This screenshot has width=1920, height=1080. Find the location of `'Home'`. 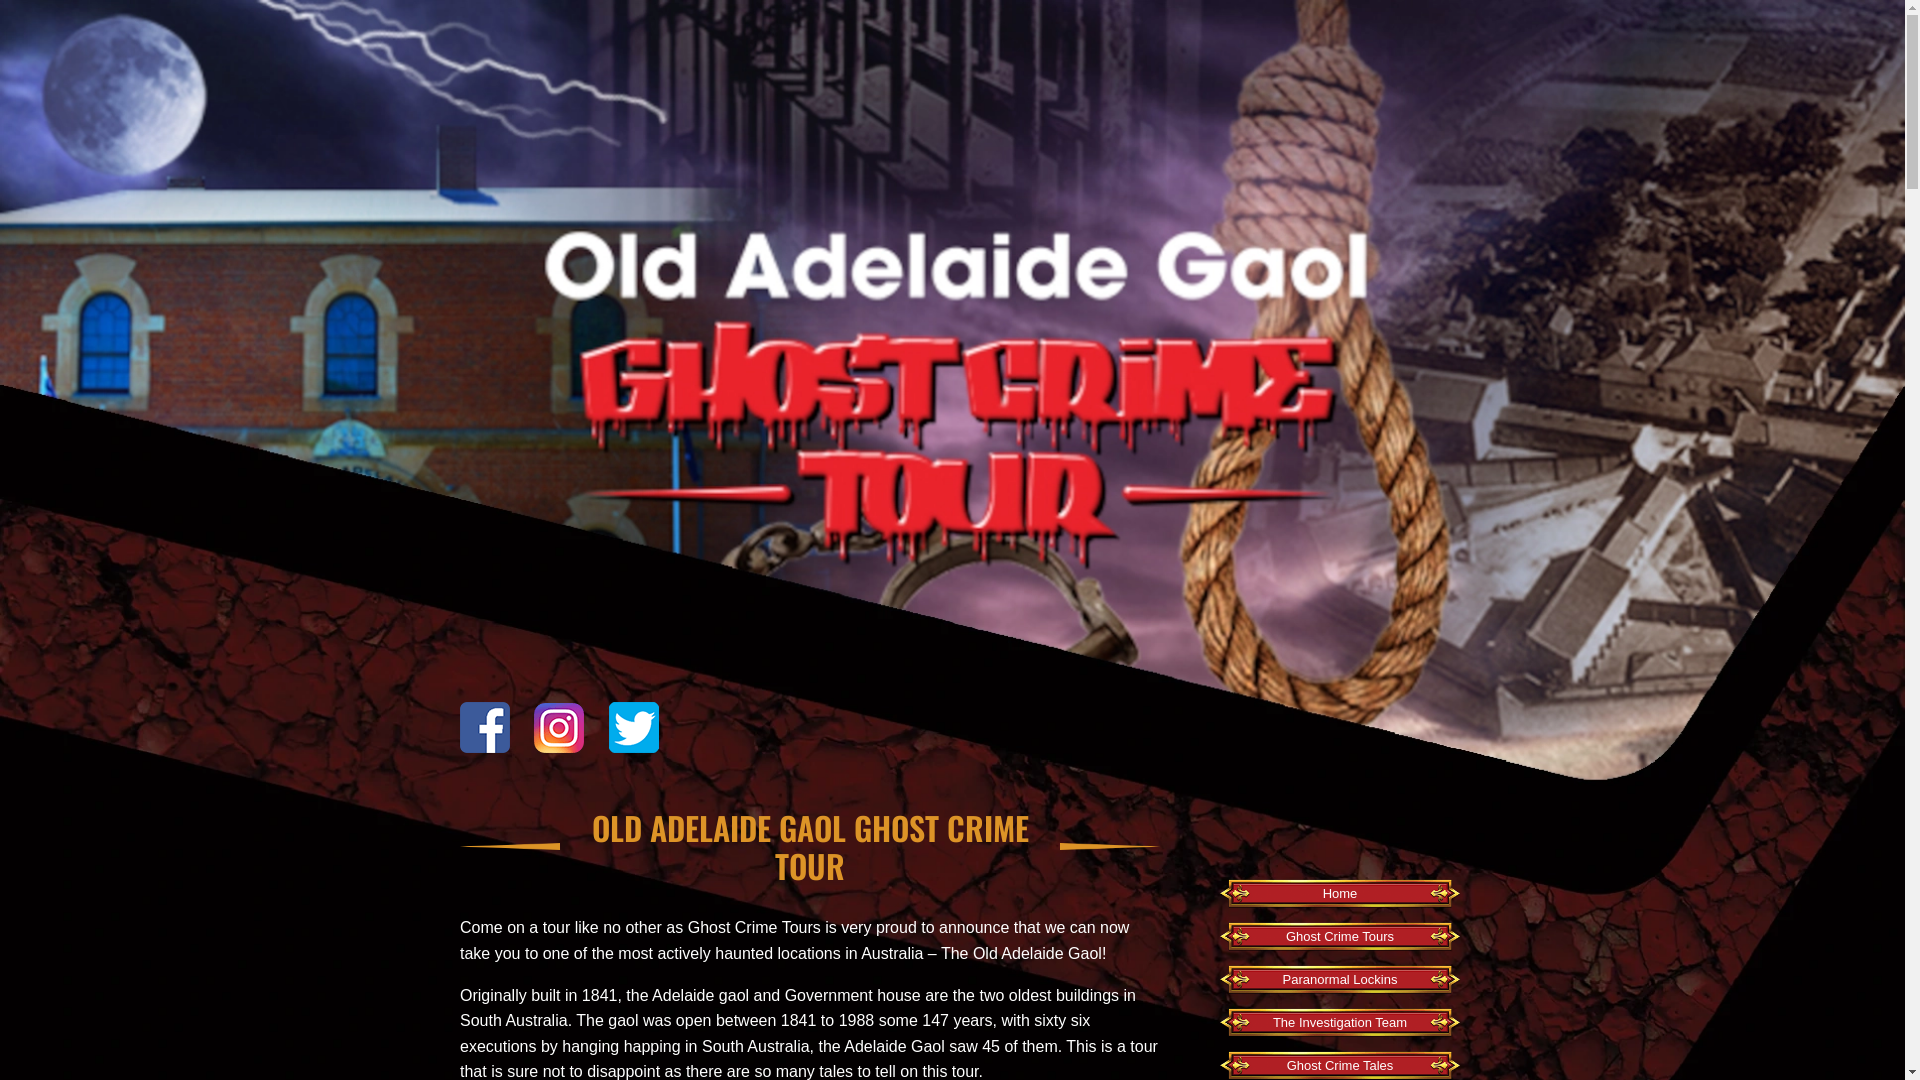

'Home' is located at coordinates (1339, 893).